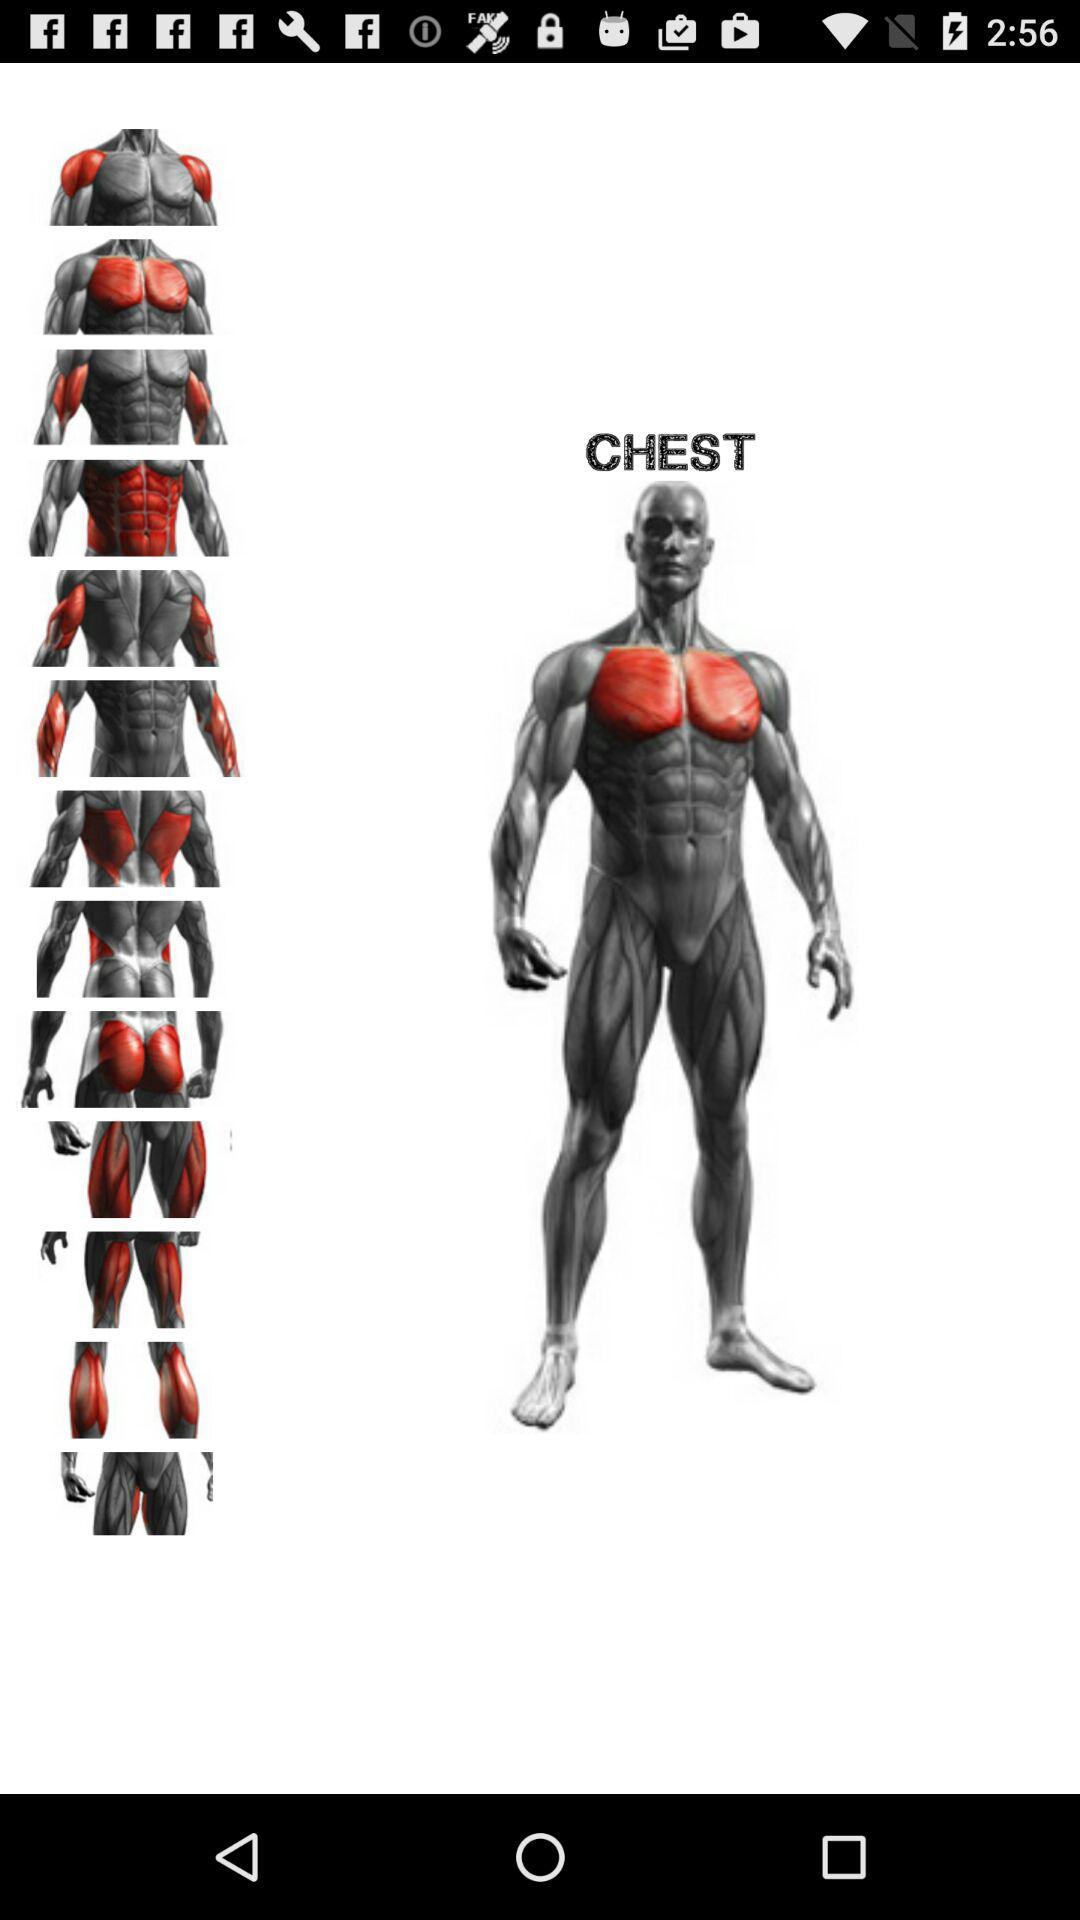 Image resolution: width=1080 pixels, height=1920 pixels. Describe the element at coordinates (131, 170) in the screenshot. I see `tapping this will give me information on building my shoulder muscles` at that location.